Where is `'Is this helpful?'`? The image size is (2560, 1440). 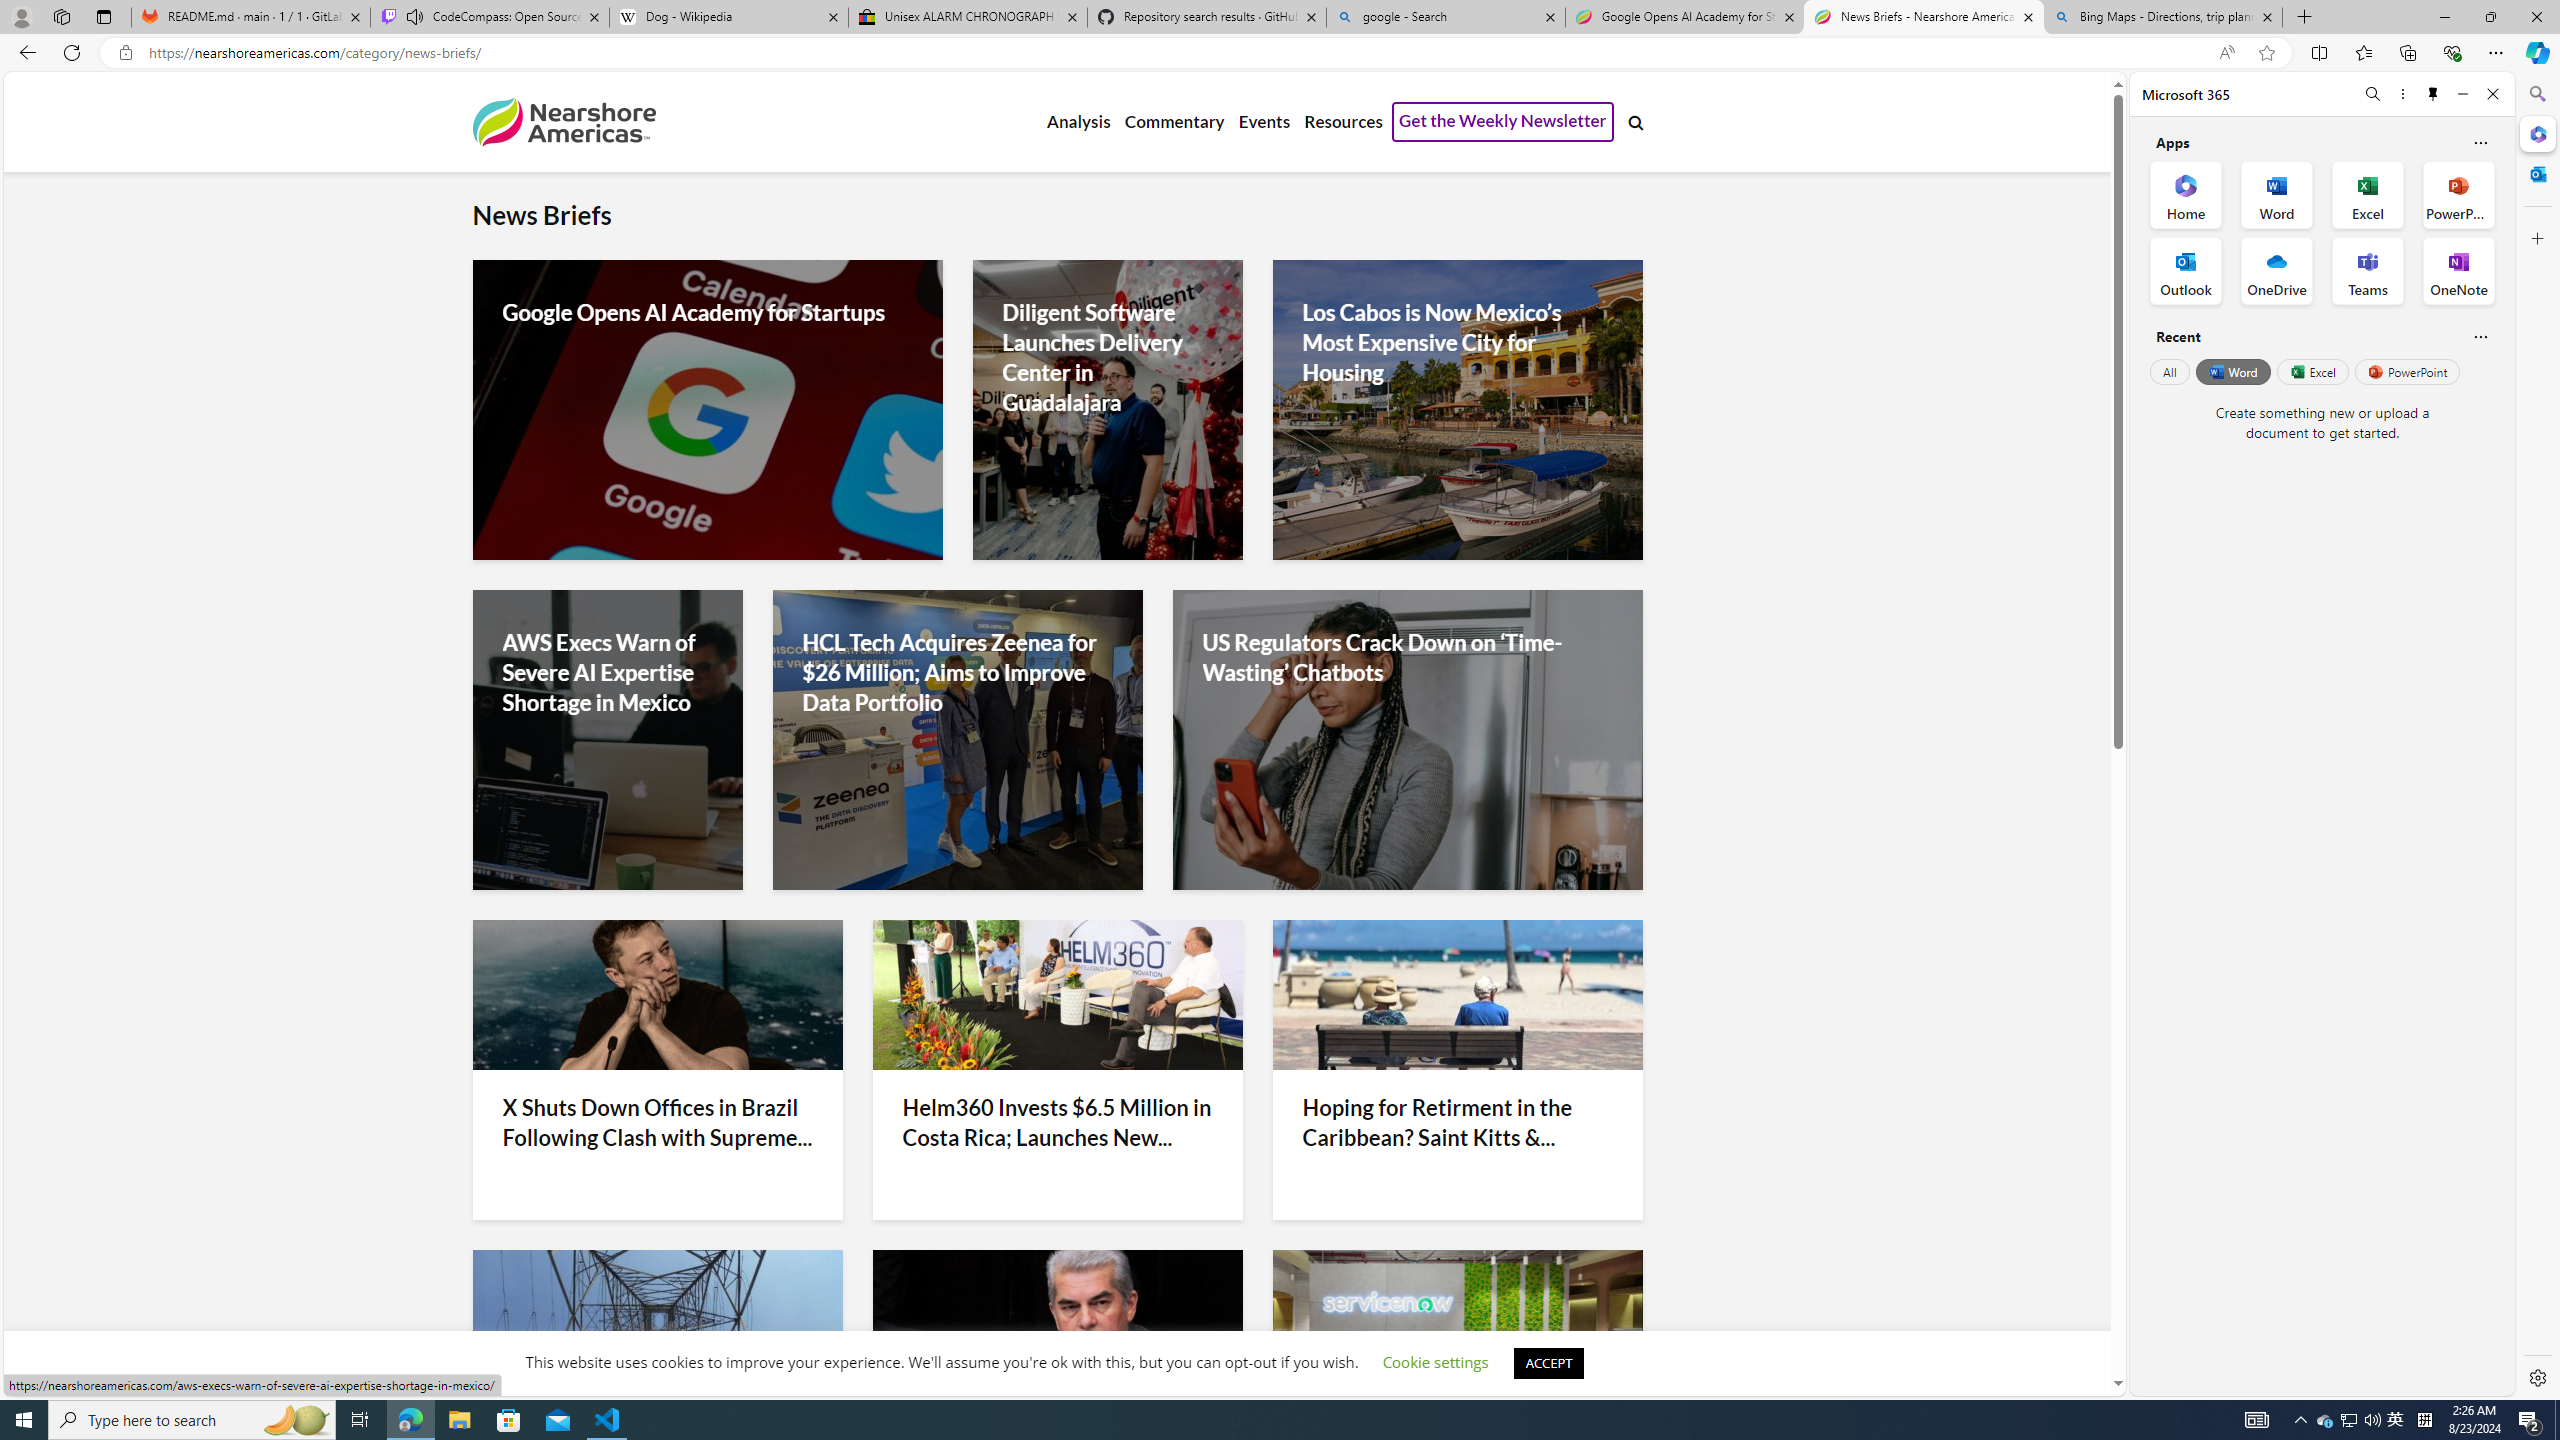 'Is this helpful?' is located at coordinates (2479, 336).